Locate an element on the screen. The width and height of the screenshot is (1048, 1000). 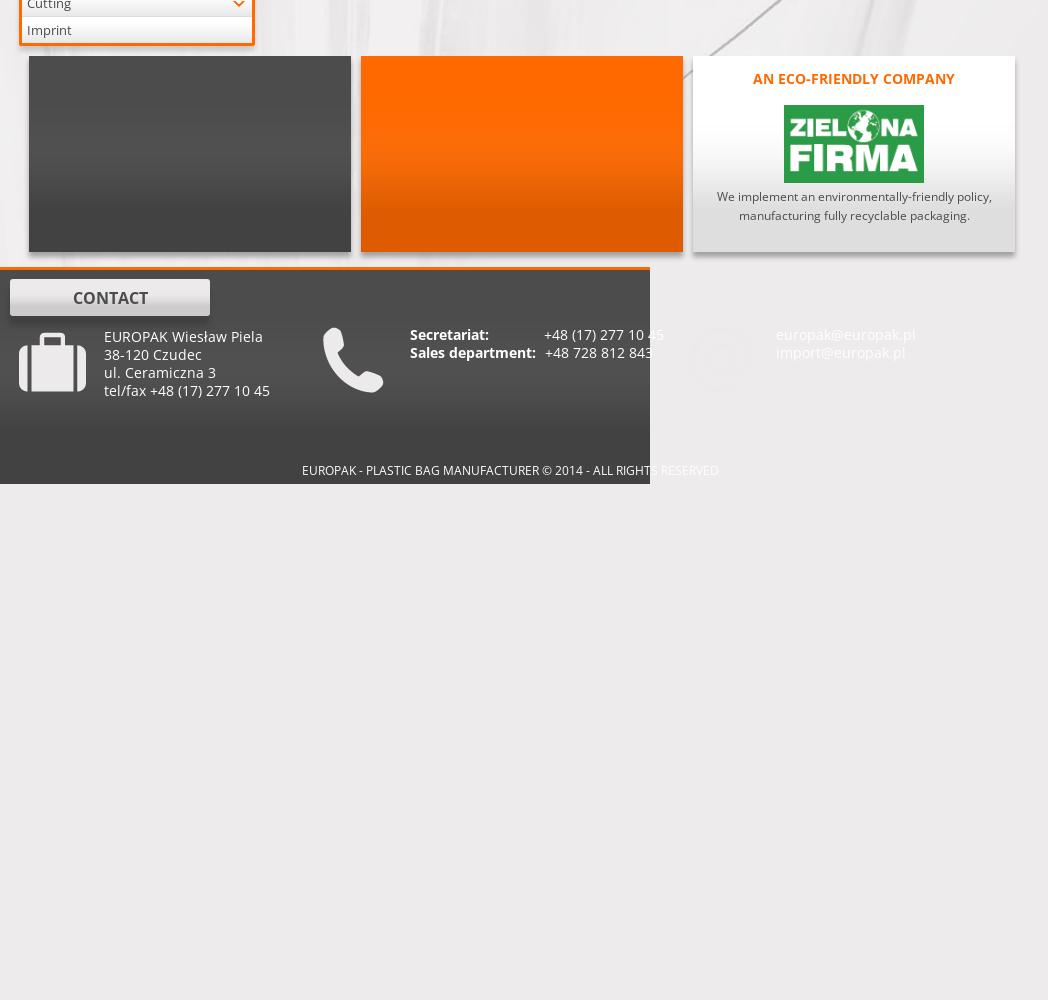
'+48 (17) 277 10 45' is located at coordinates (543, 333).